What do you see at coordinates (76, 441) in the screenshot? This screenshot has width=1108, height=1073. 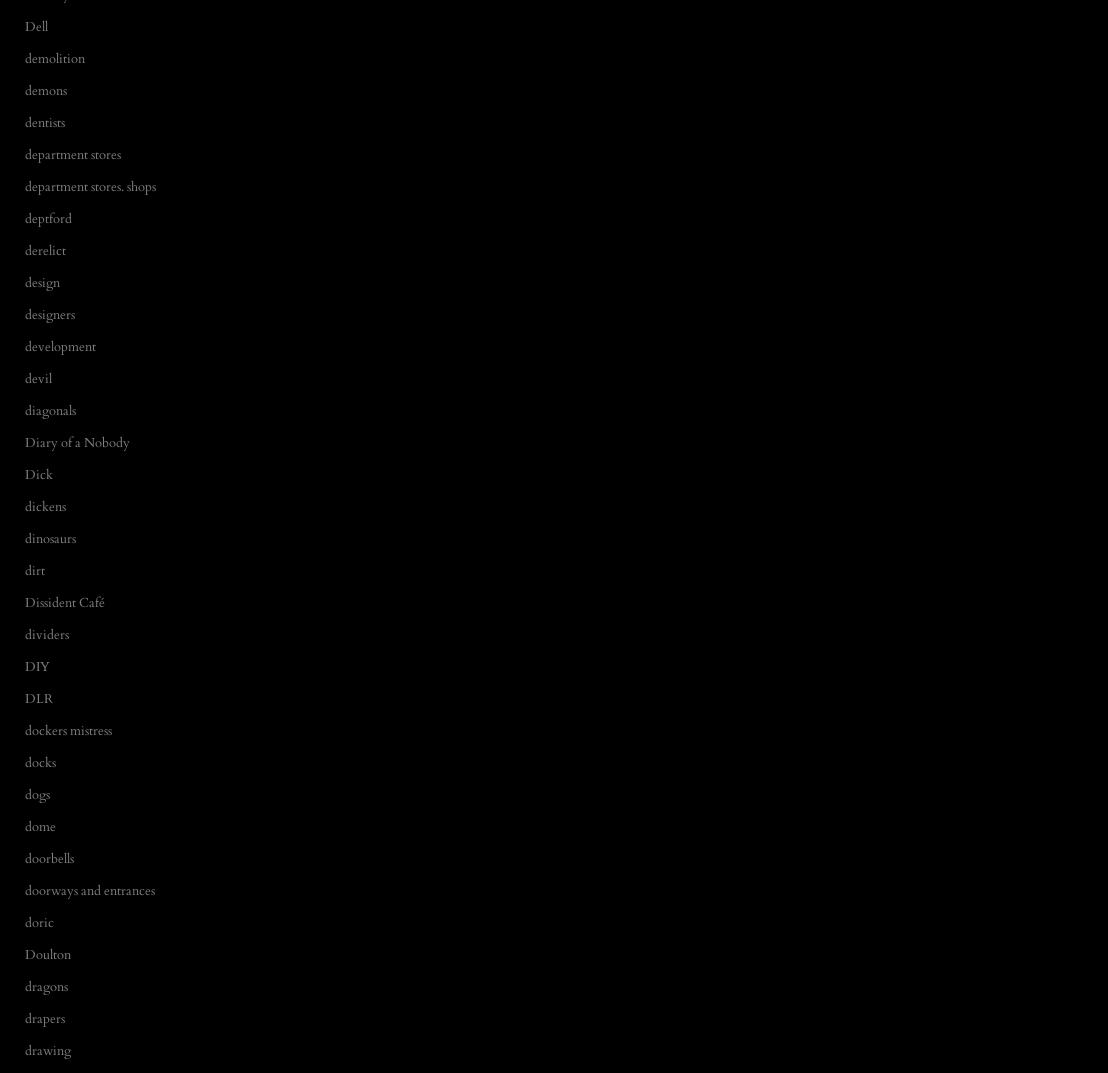 I see `'Diary of a Nobody'` at bounding box center [76, 441].